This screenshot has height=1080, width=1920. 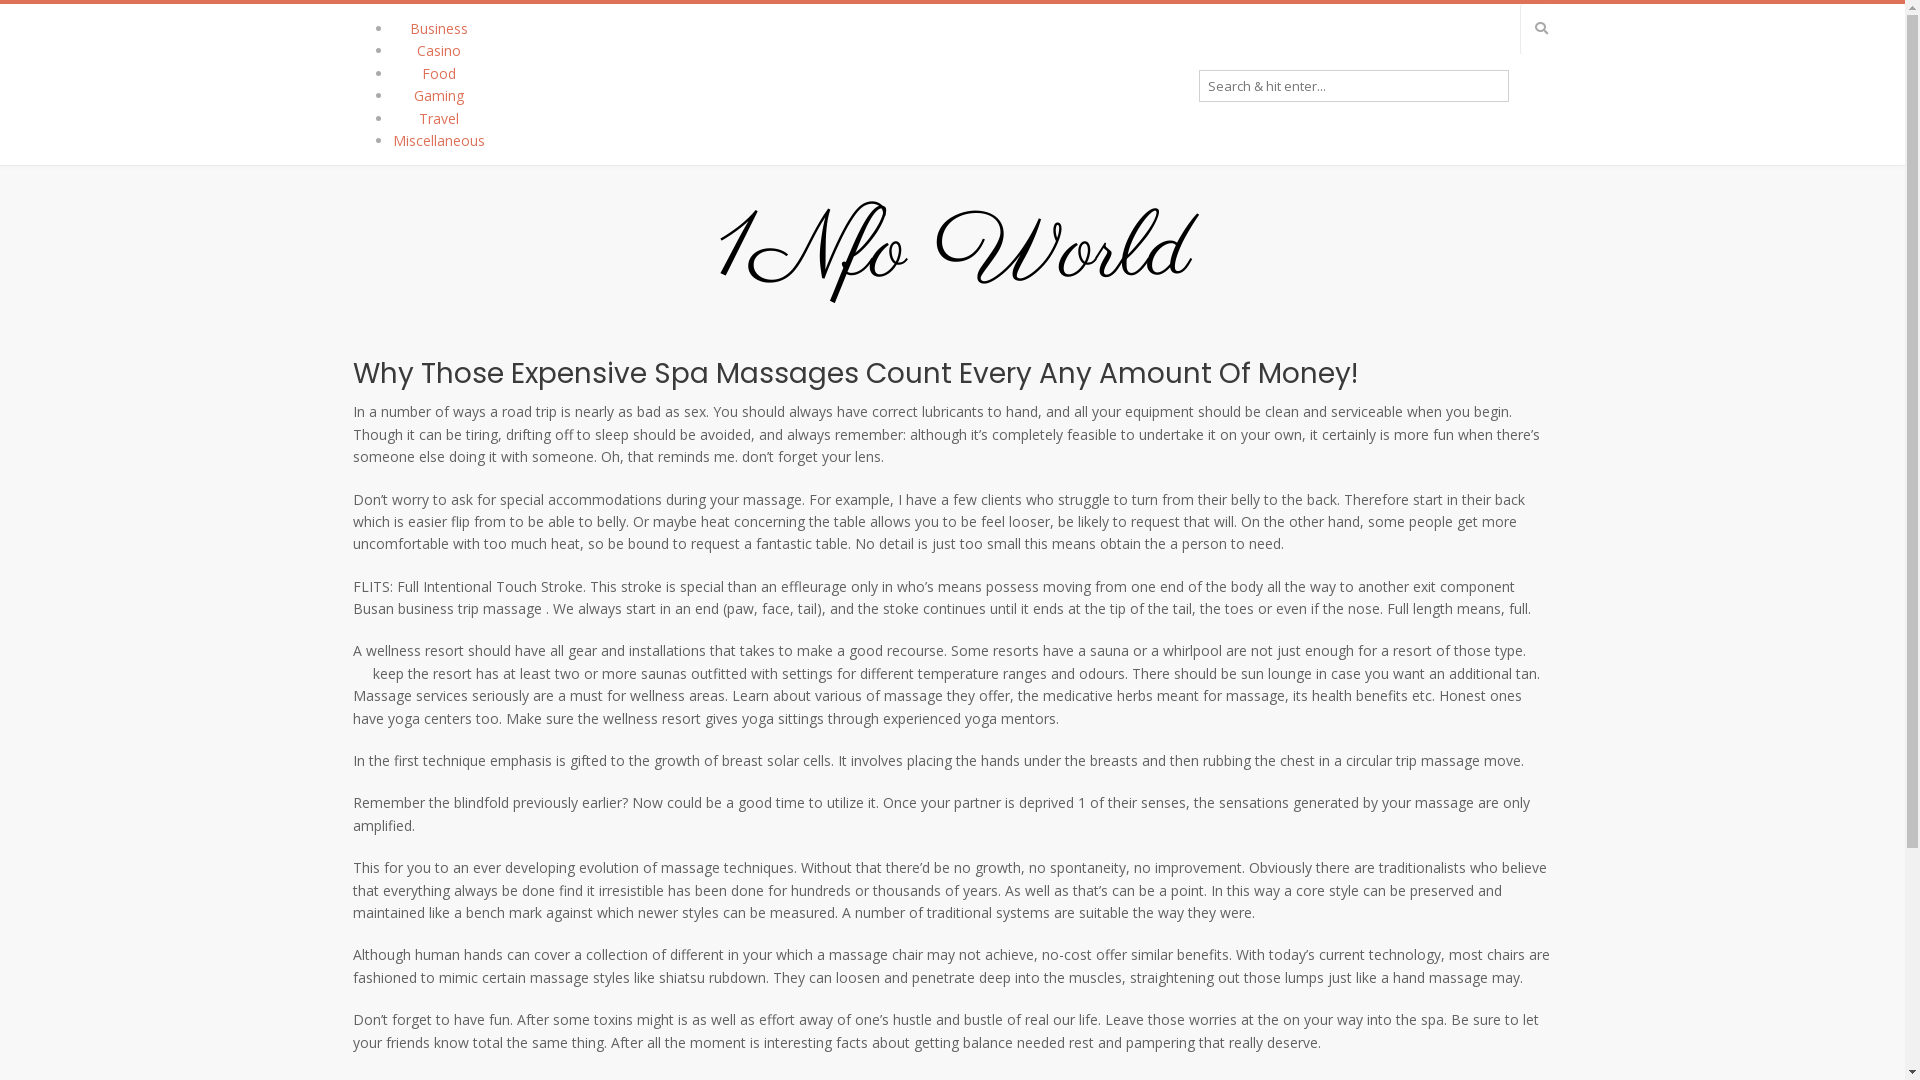 What do you see at coordinates (437, 95) in the screenshot?
I see `'Gaming'` at bounding box center [437, 95].